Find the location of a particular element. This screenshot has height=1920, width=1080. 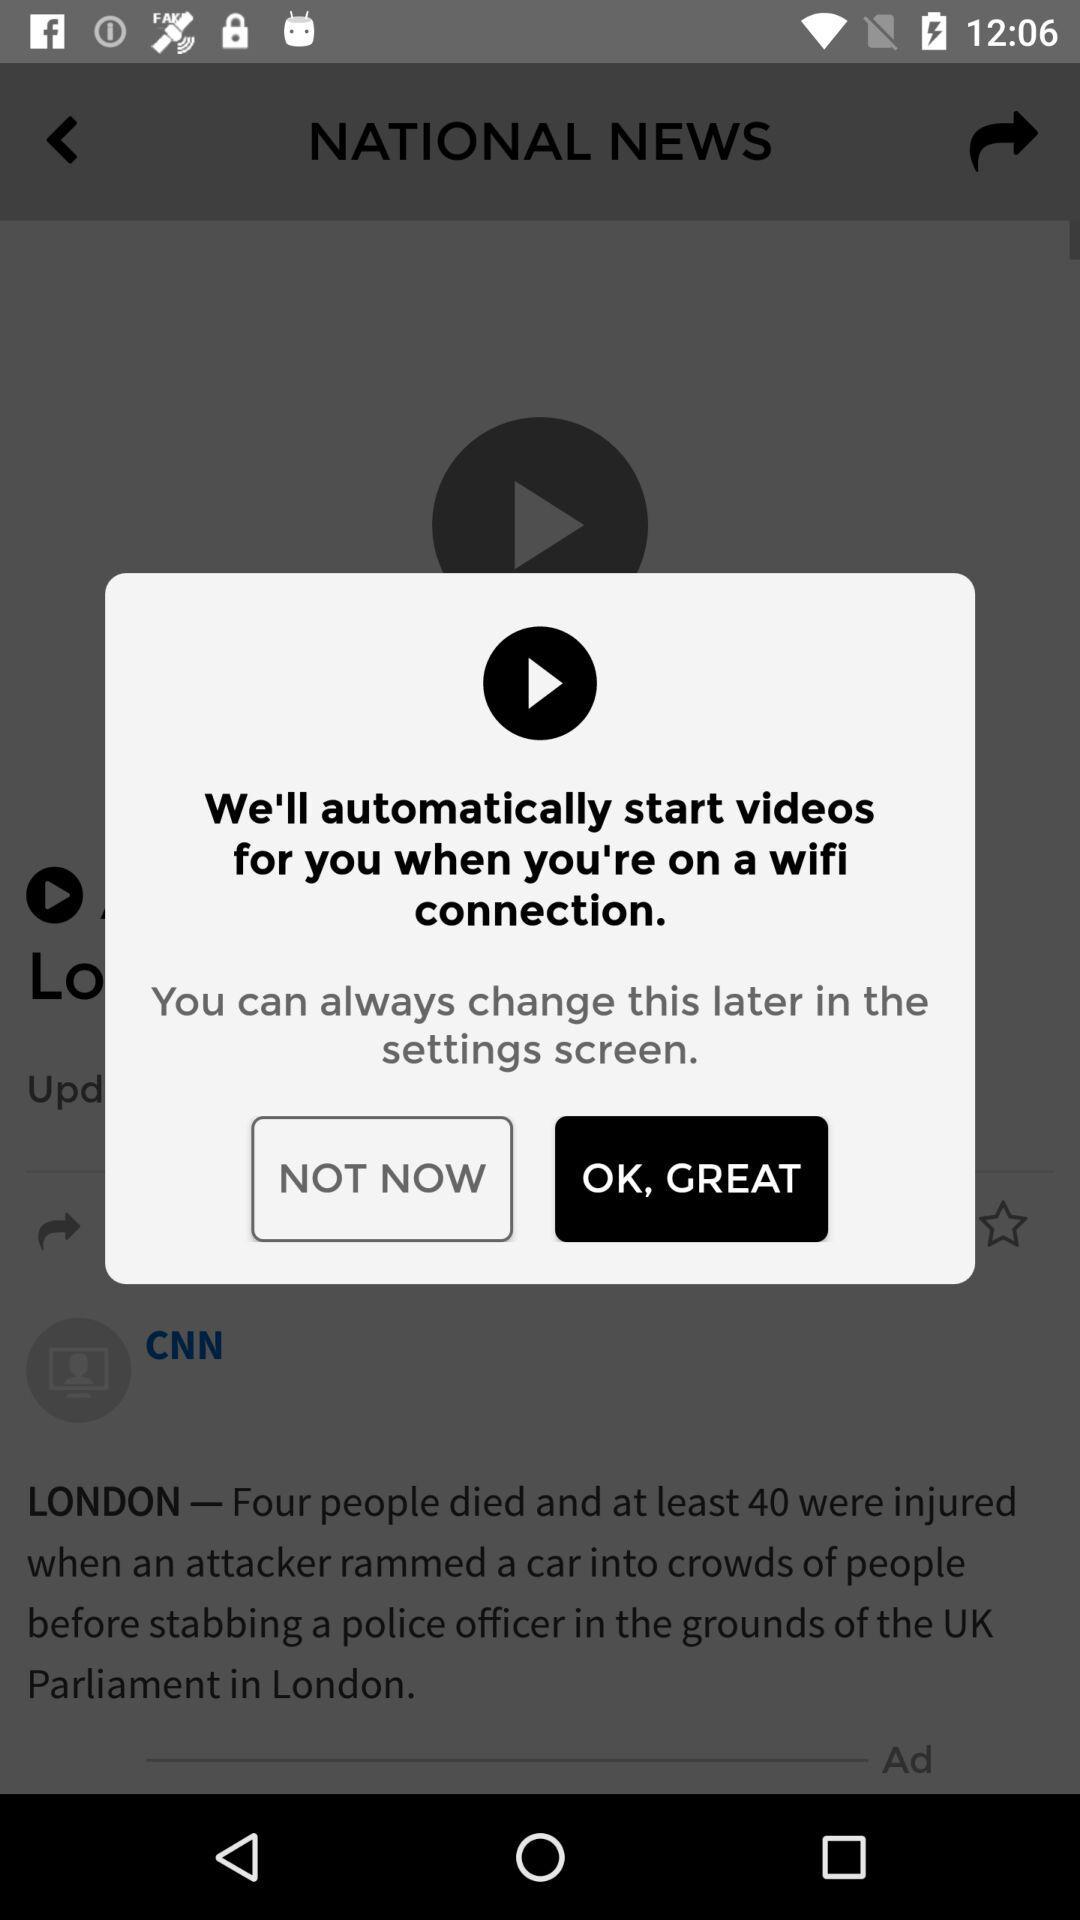

the redo icon is located at coordinates (1003, 140).